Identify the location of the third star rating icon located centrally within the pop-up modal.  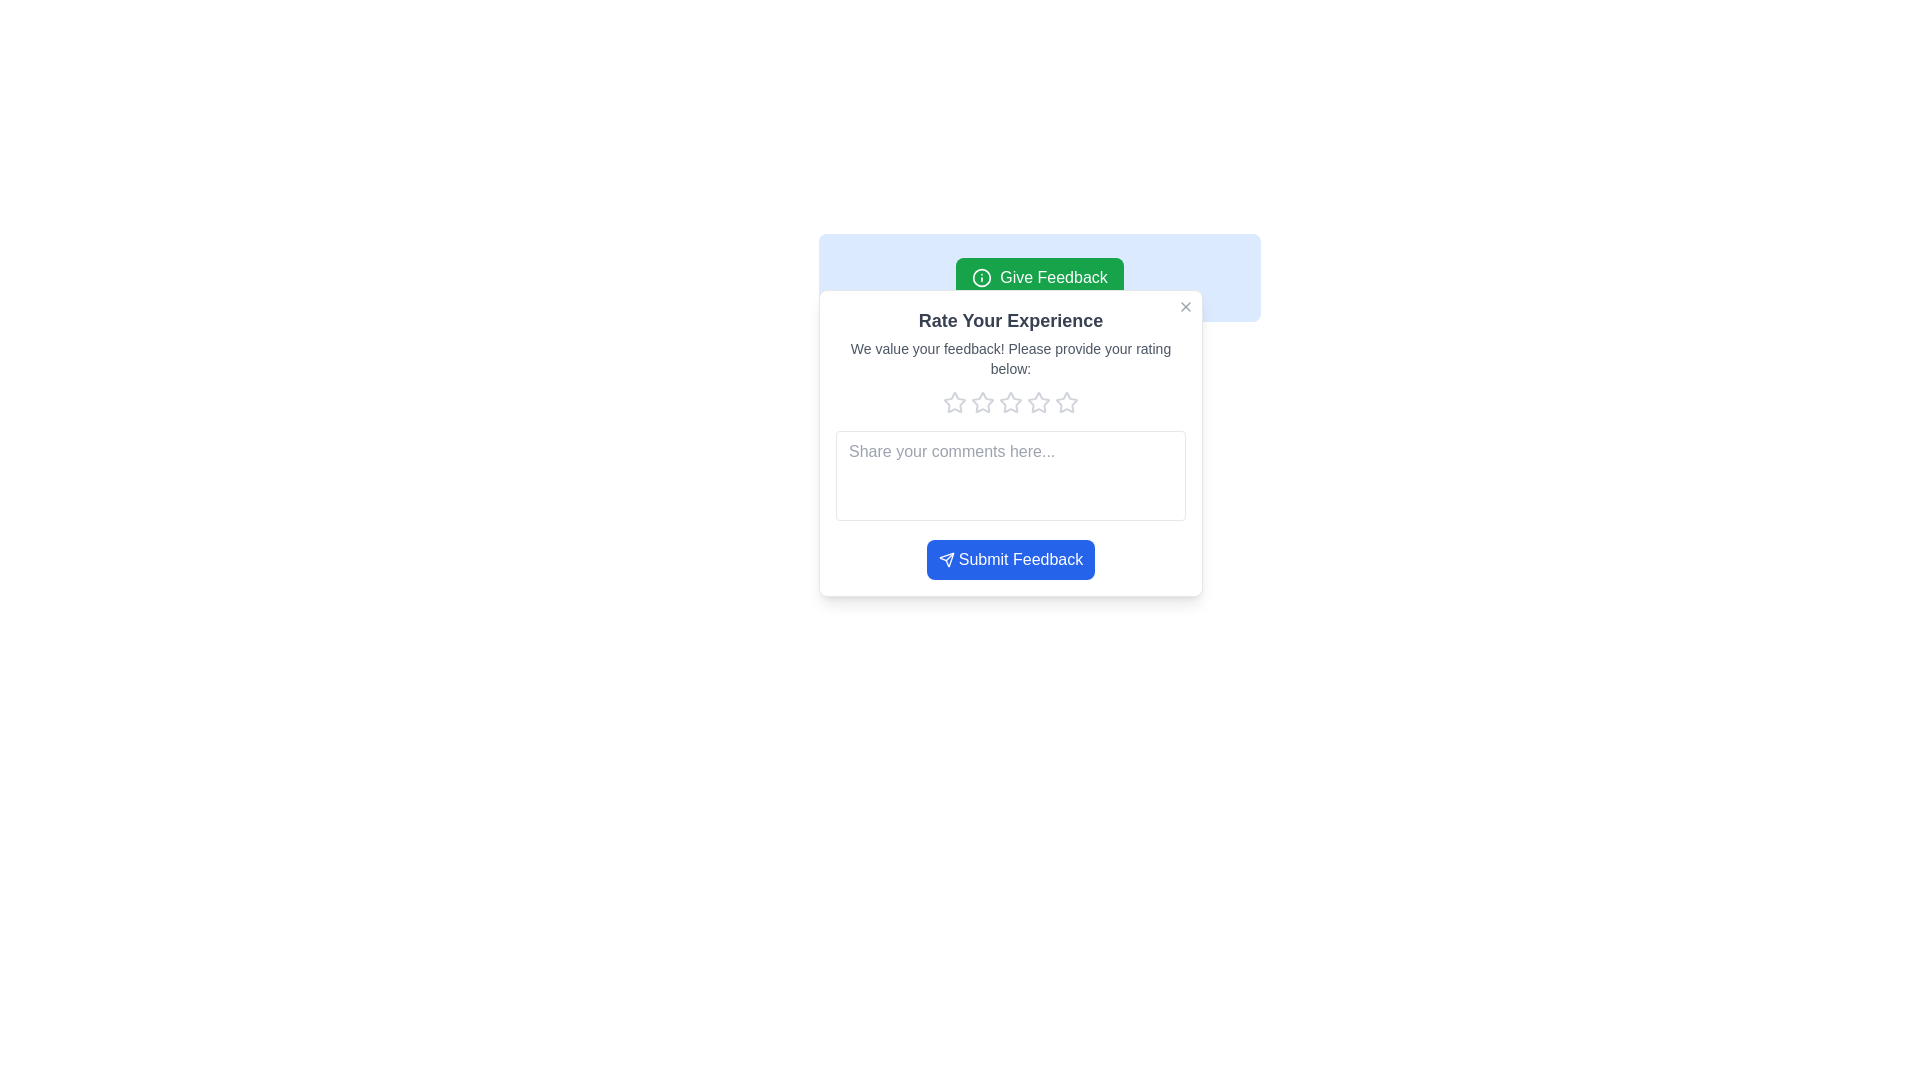
(1011, 402).